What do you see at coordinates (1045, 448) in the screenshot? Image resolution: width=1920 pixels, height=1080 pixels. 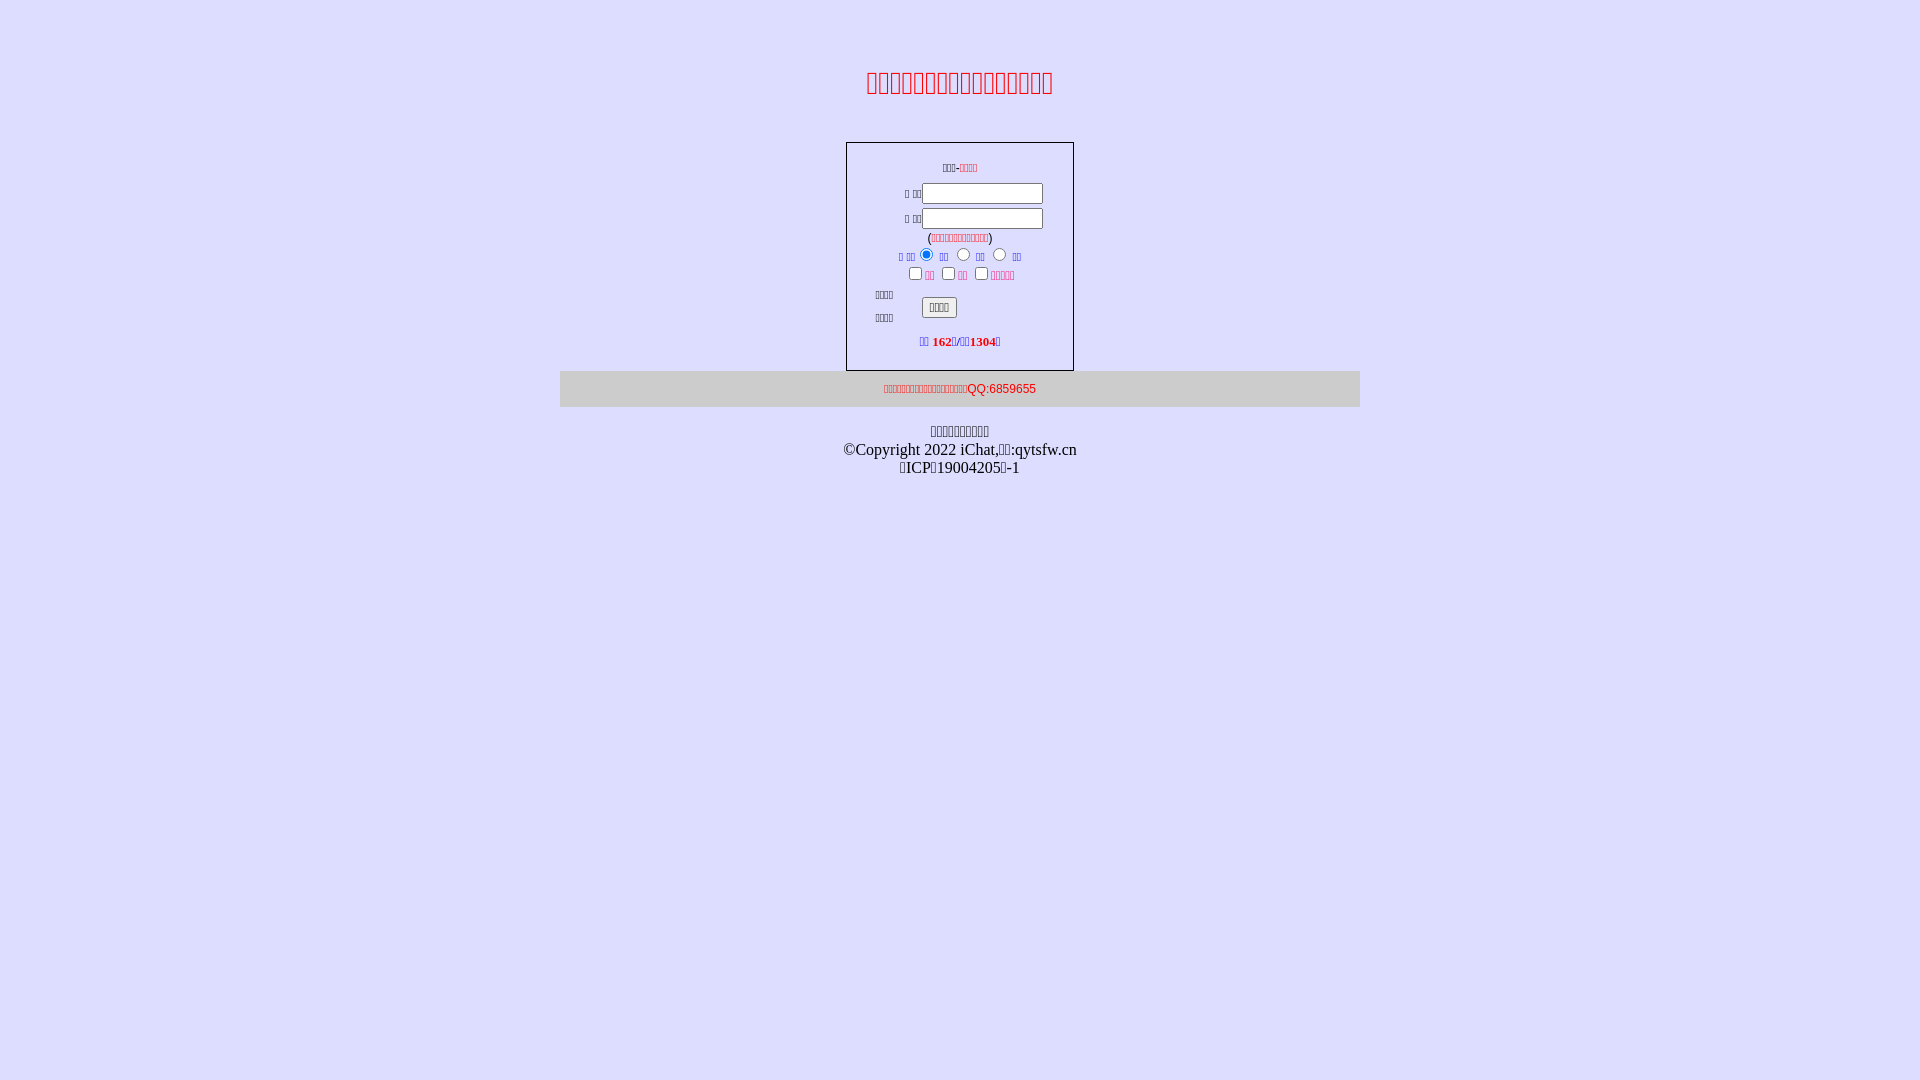 I see `'qytsfw.cn'` at bounding box center [1045, 448].